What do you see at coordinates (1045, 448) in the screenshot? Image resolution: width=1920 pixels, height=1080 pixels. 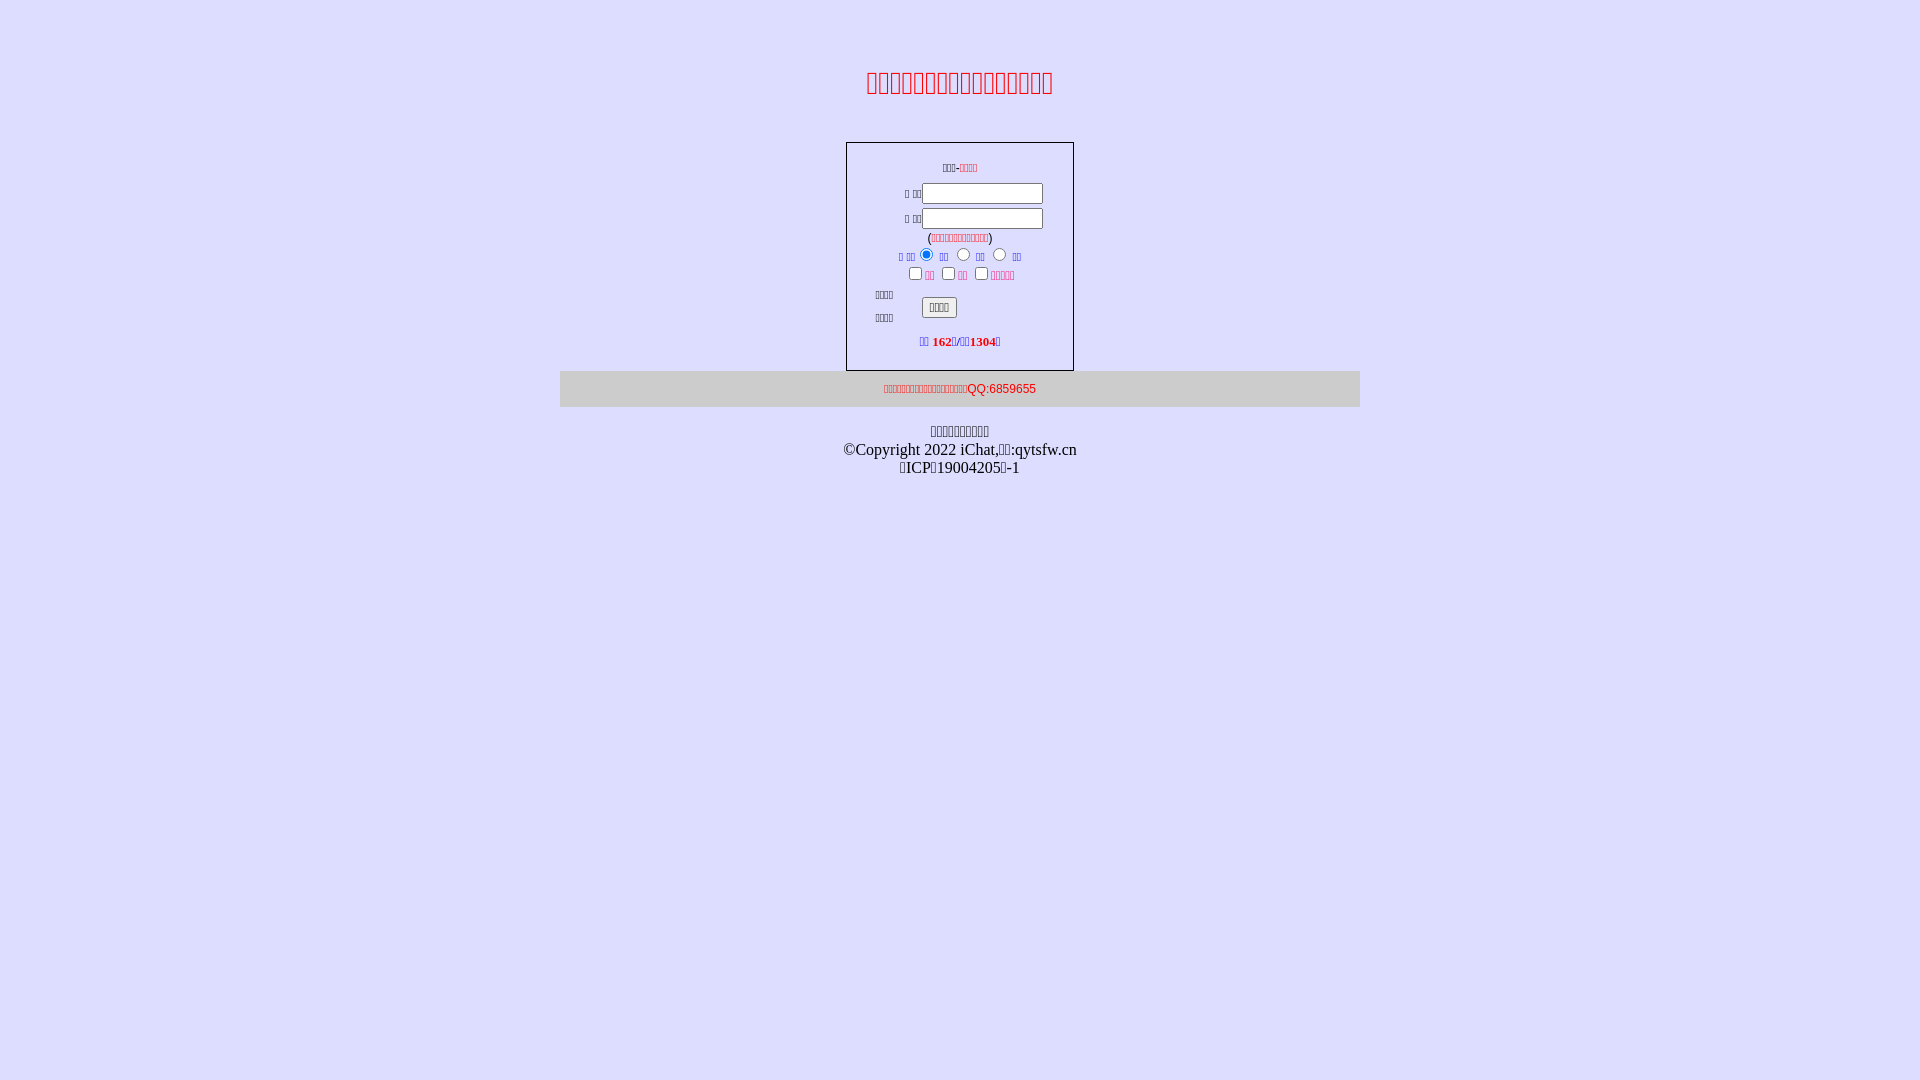 I see `'qytsfw.cn'` at bounding box center [1045, 448].